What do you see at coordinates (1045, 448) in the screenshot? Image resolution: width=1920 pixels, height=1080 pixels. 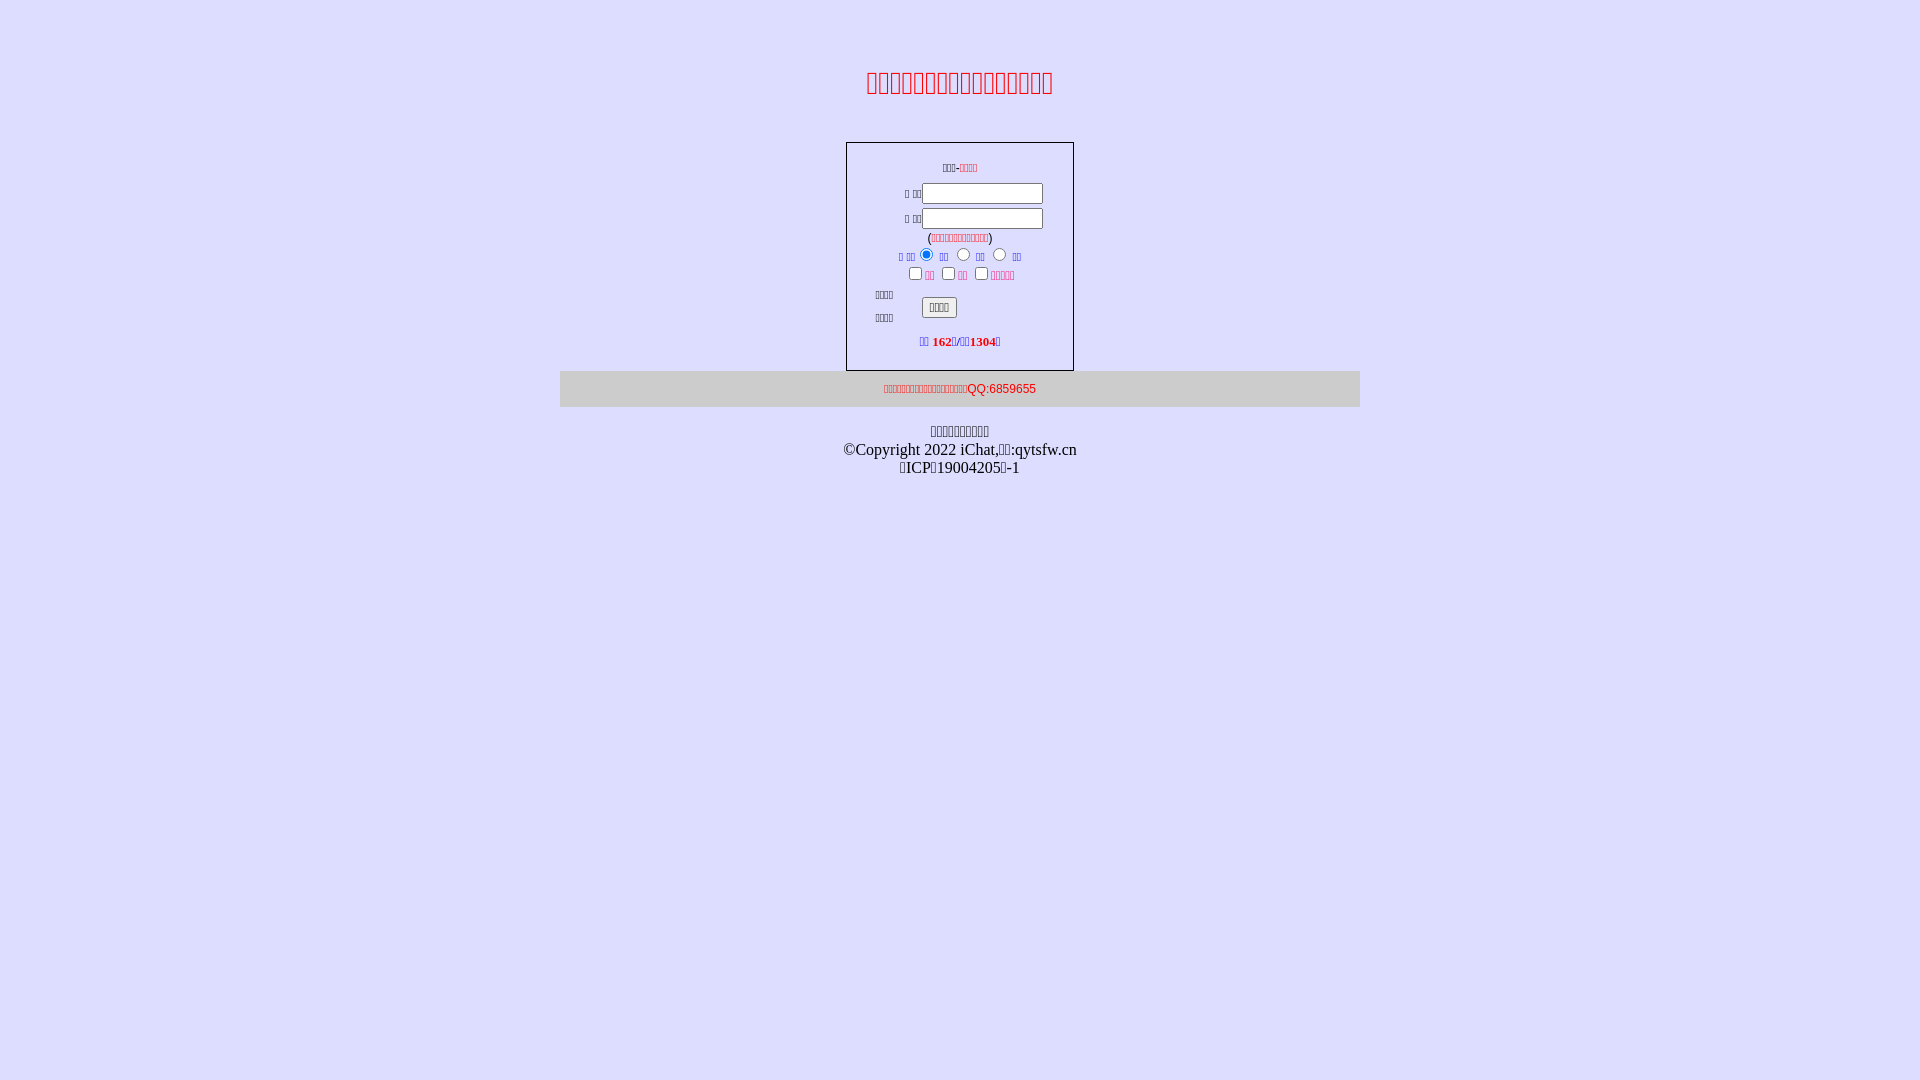 I see `'qytsfw.cn'` at bounding box center [1045, 448].